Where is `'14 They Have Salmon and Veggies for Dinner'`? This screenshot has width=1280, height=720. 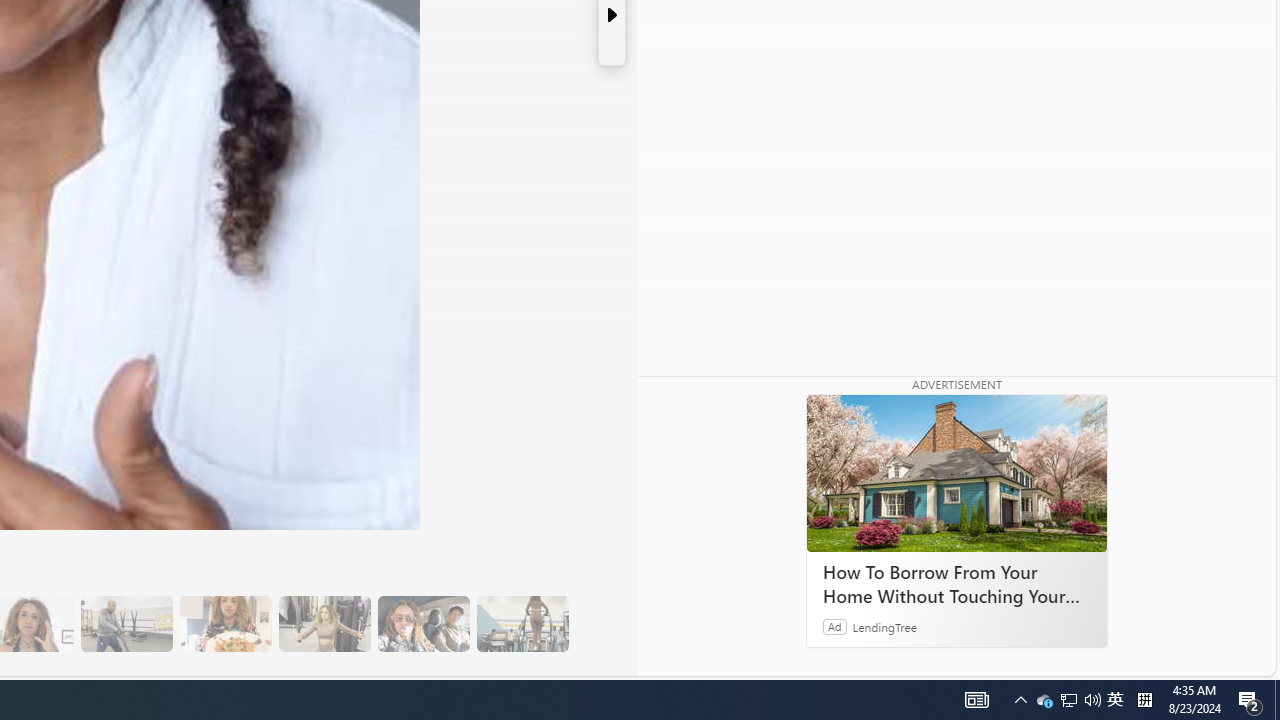
'14 They Have Salmon and Veggies for Dinner' is located at coordinates (225, 623).